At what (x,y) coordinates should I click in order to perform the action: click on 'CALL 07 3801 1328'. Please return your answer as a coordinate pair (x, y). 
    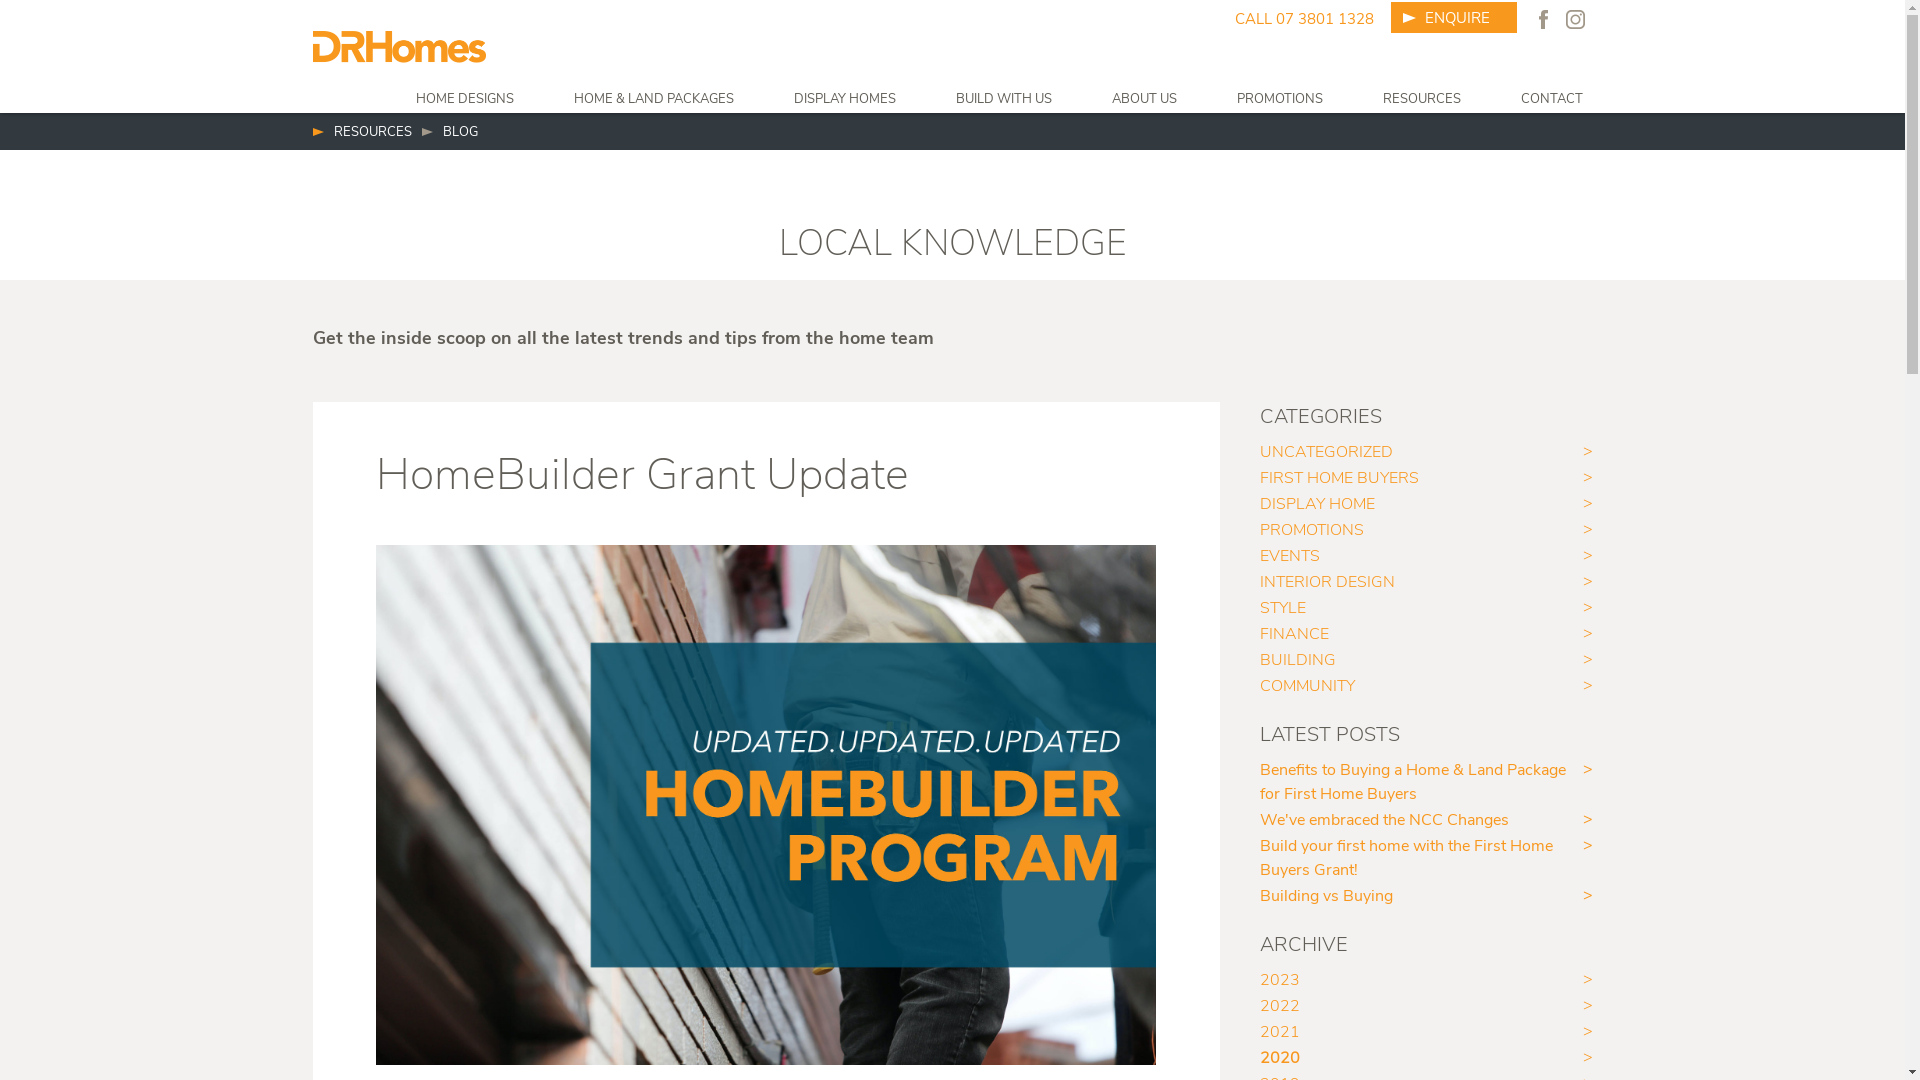
    Looking at the image, I should click on (1303, 19).